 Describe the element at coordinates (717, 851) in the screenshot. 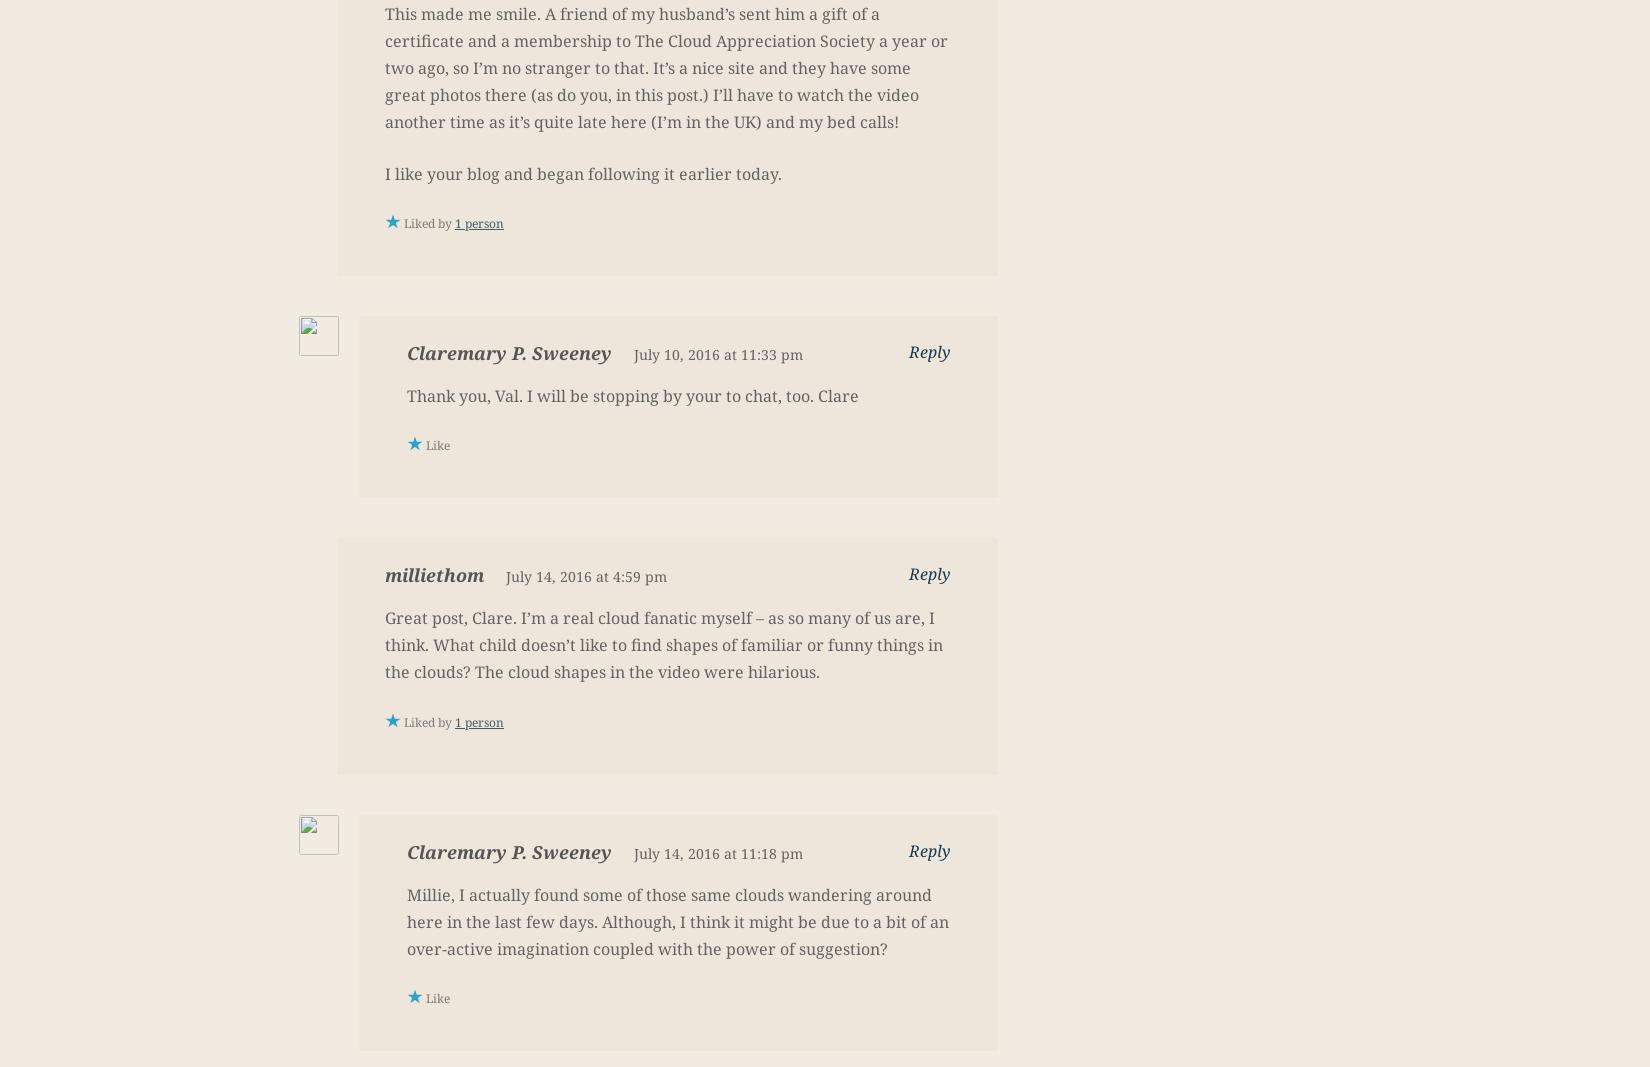

I see `'July 14, 2016 at 11:18 pm'` at that location.